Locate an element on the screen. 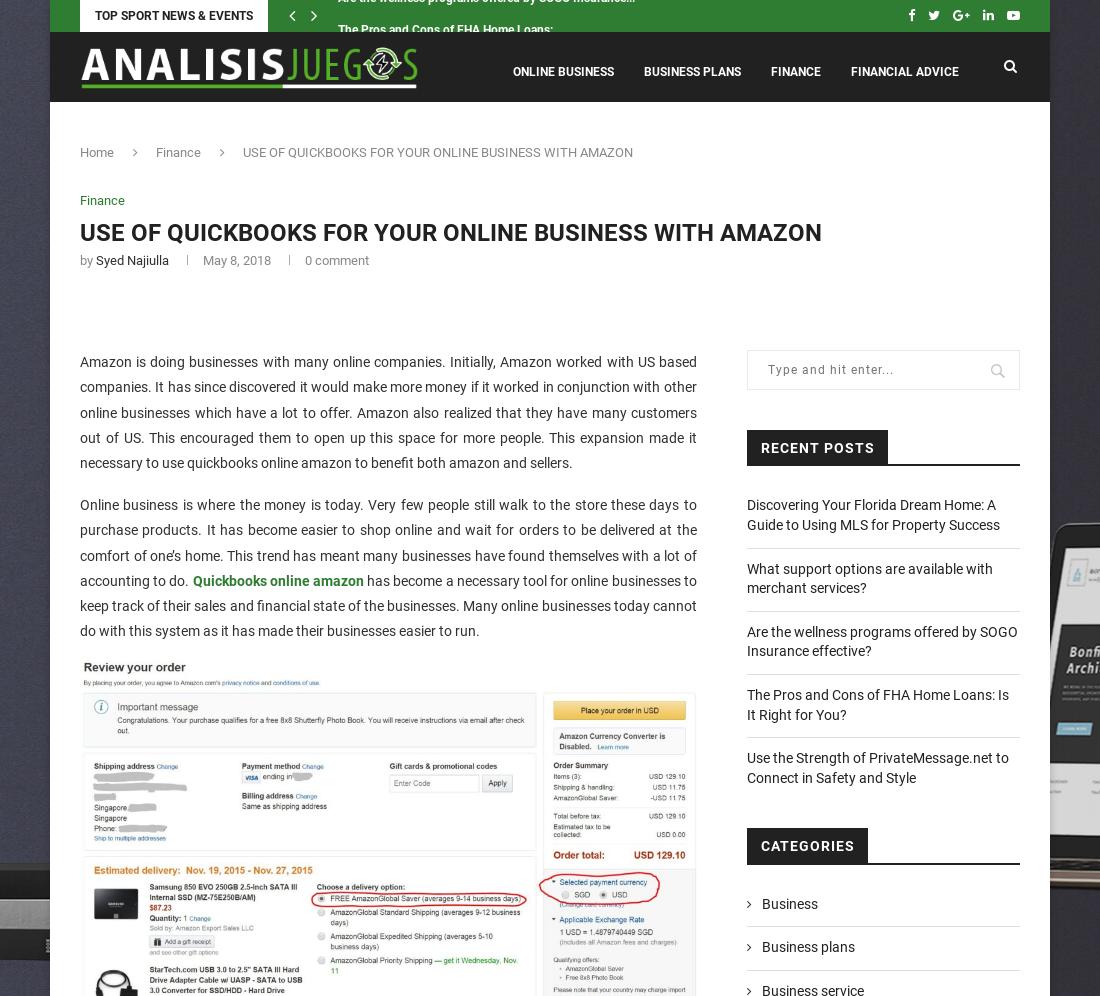  'The Pros and Cons of FHA Home Loans:...' is located at coordinates (449, 16).